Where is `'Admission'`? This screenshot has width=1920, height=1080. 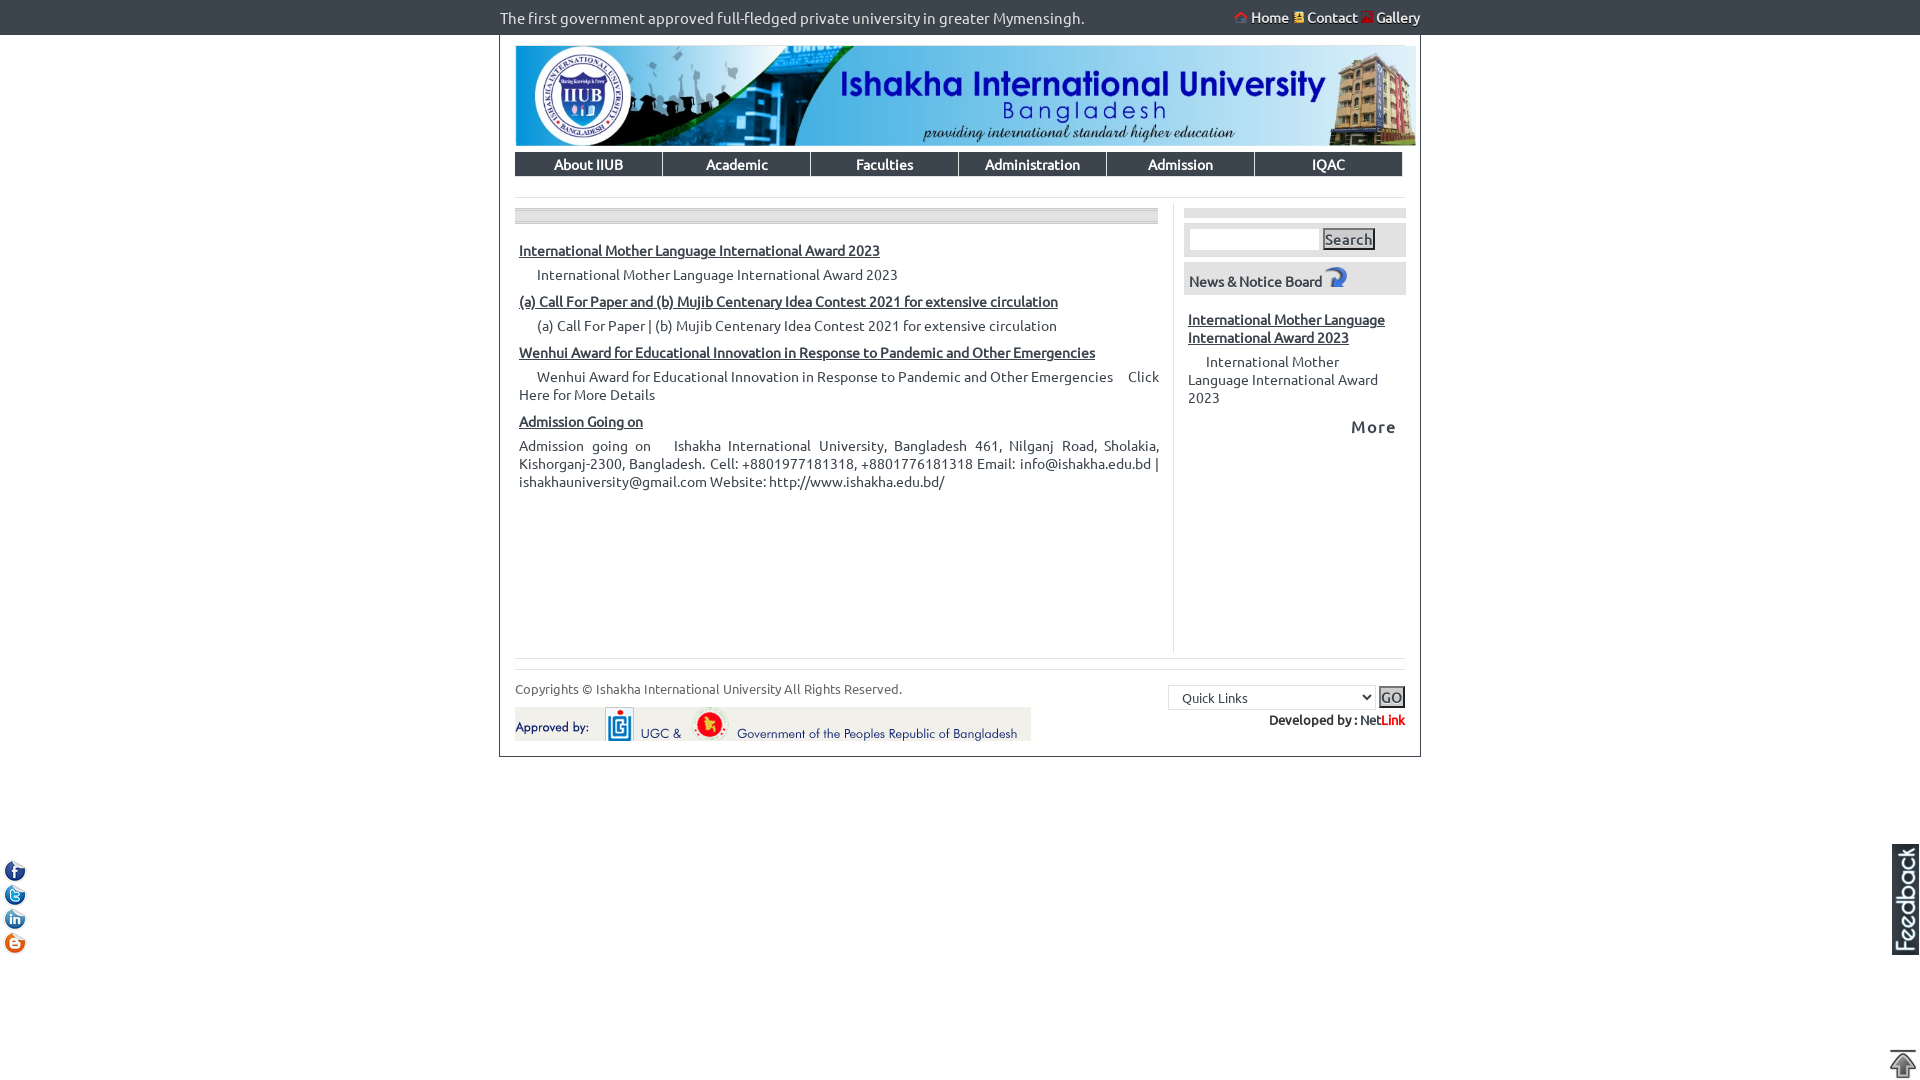
'Admission' is located at coordinates (1180, 163).